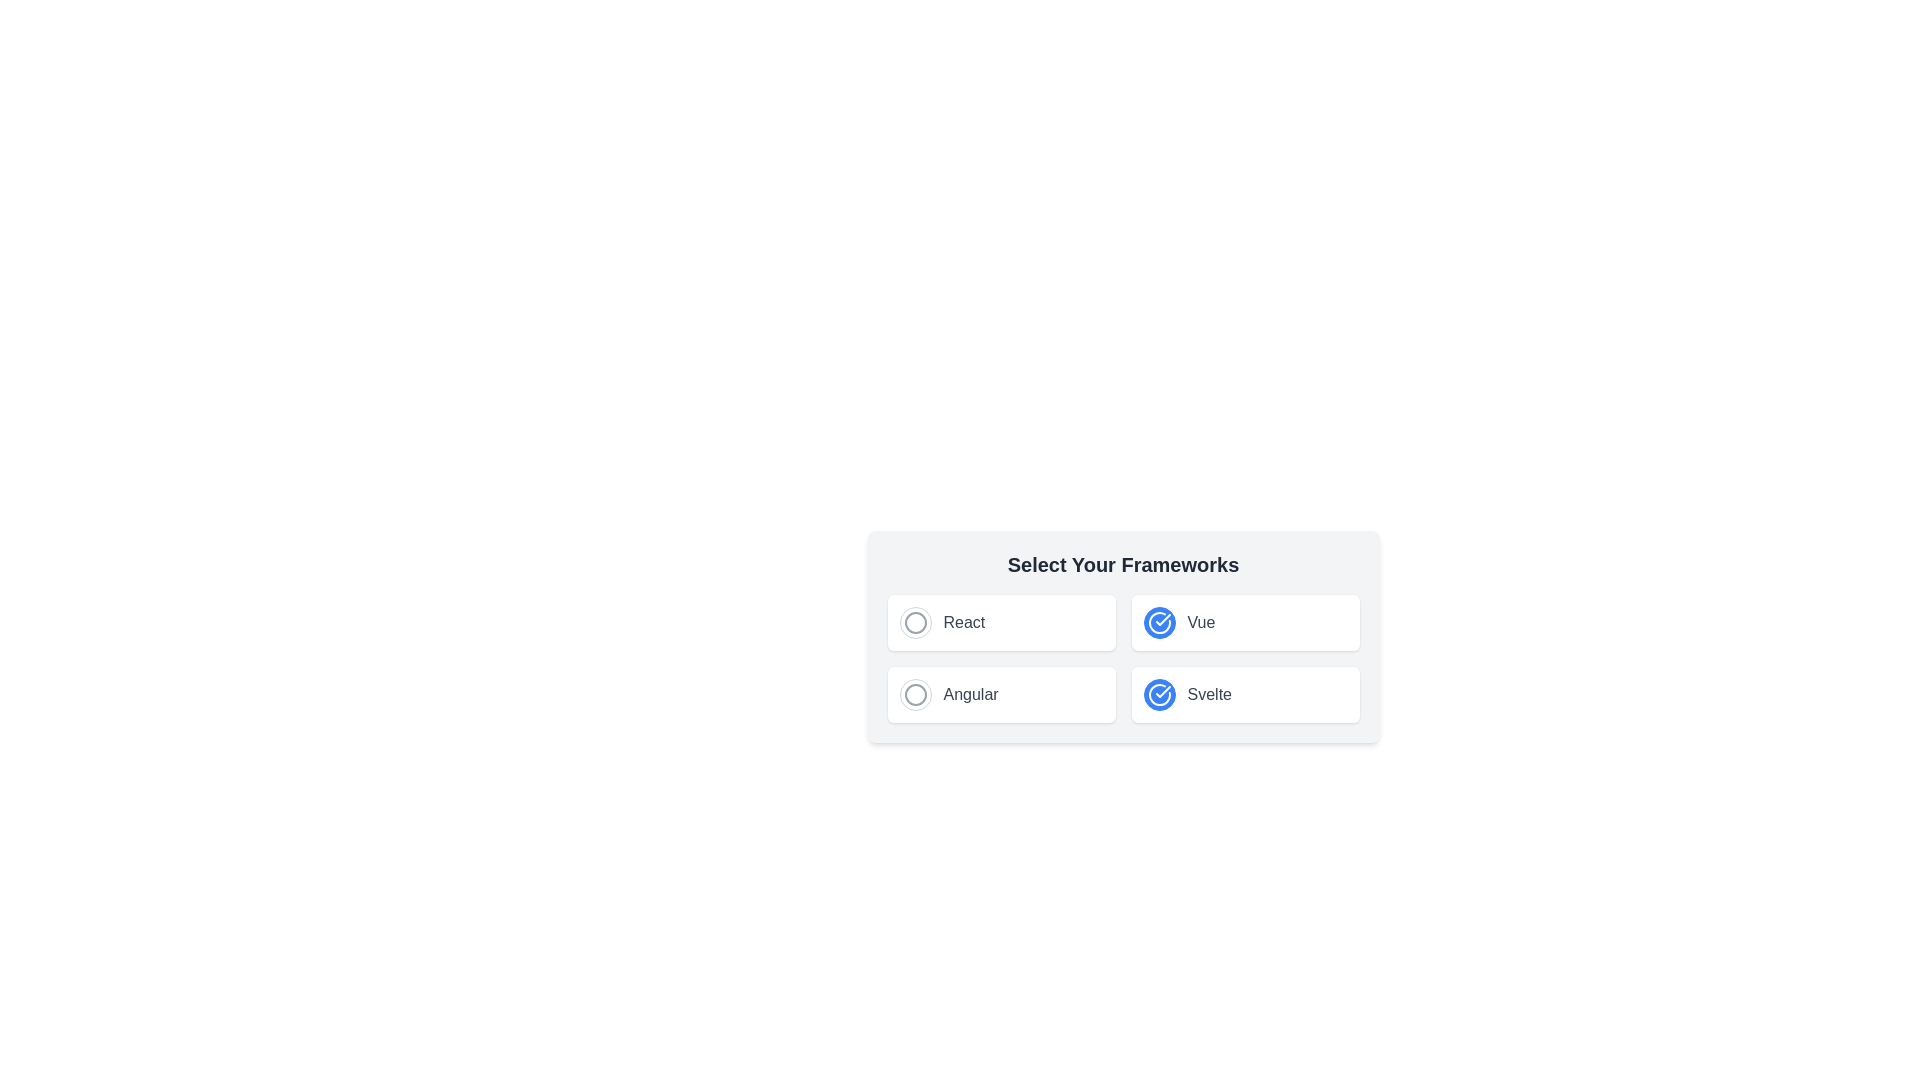 The width and height of the screenshot is (1920, 1080). Describe the element at coordinates (1159, 693) in the screenshot. I see `the circular button with a blue background and a white checkmark icon labeled 'Svelte'` at that location.